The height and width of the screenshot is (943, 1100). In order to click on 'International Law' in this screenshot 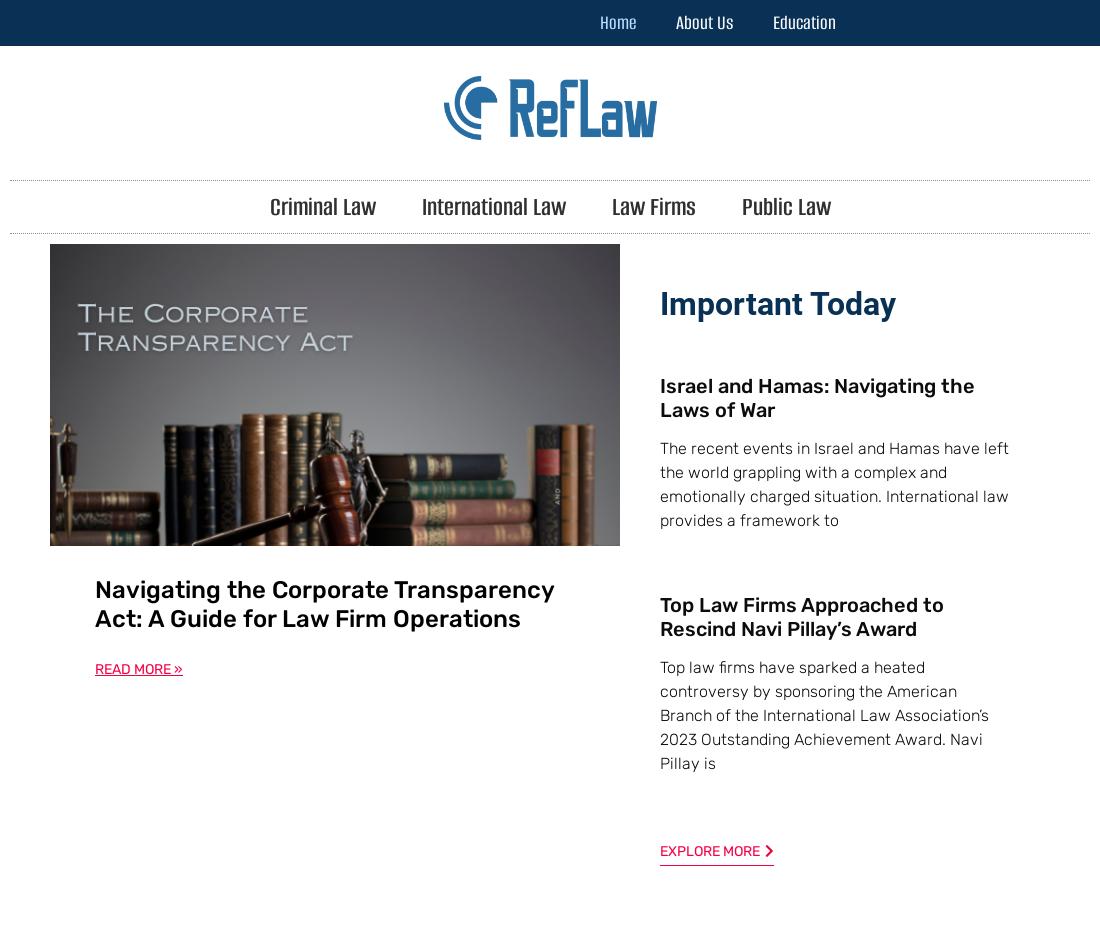, I will do `click(493, 205)`.